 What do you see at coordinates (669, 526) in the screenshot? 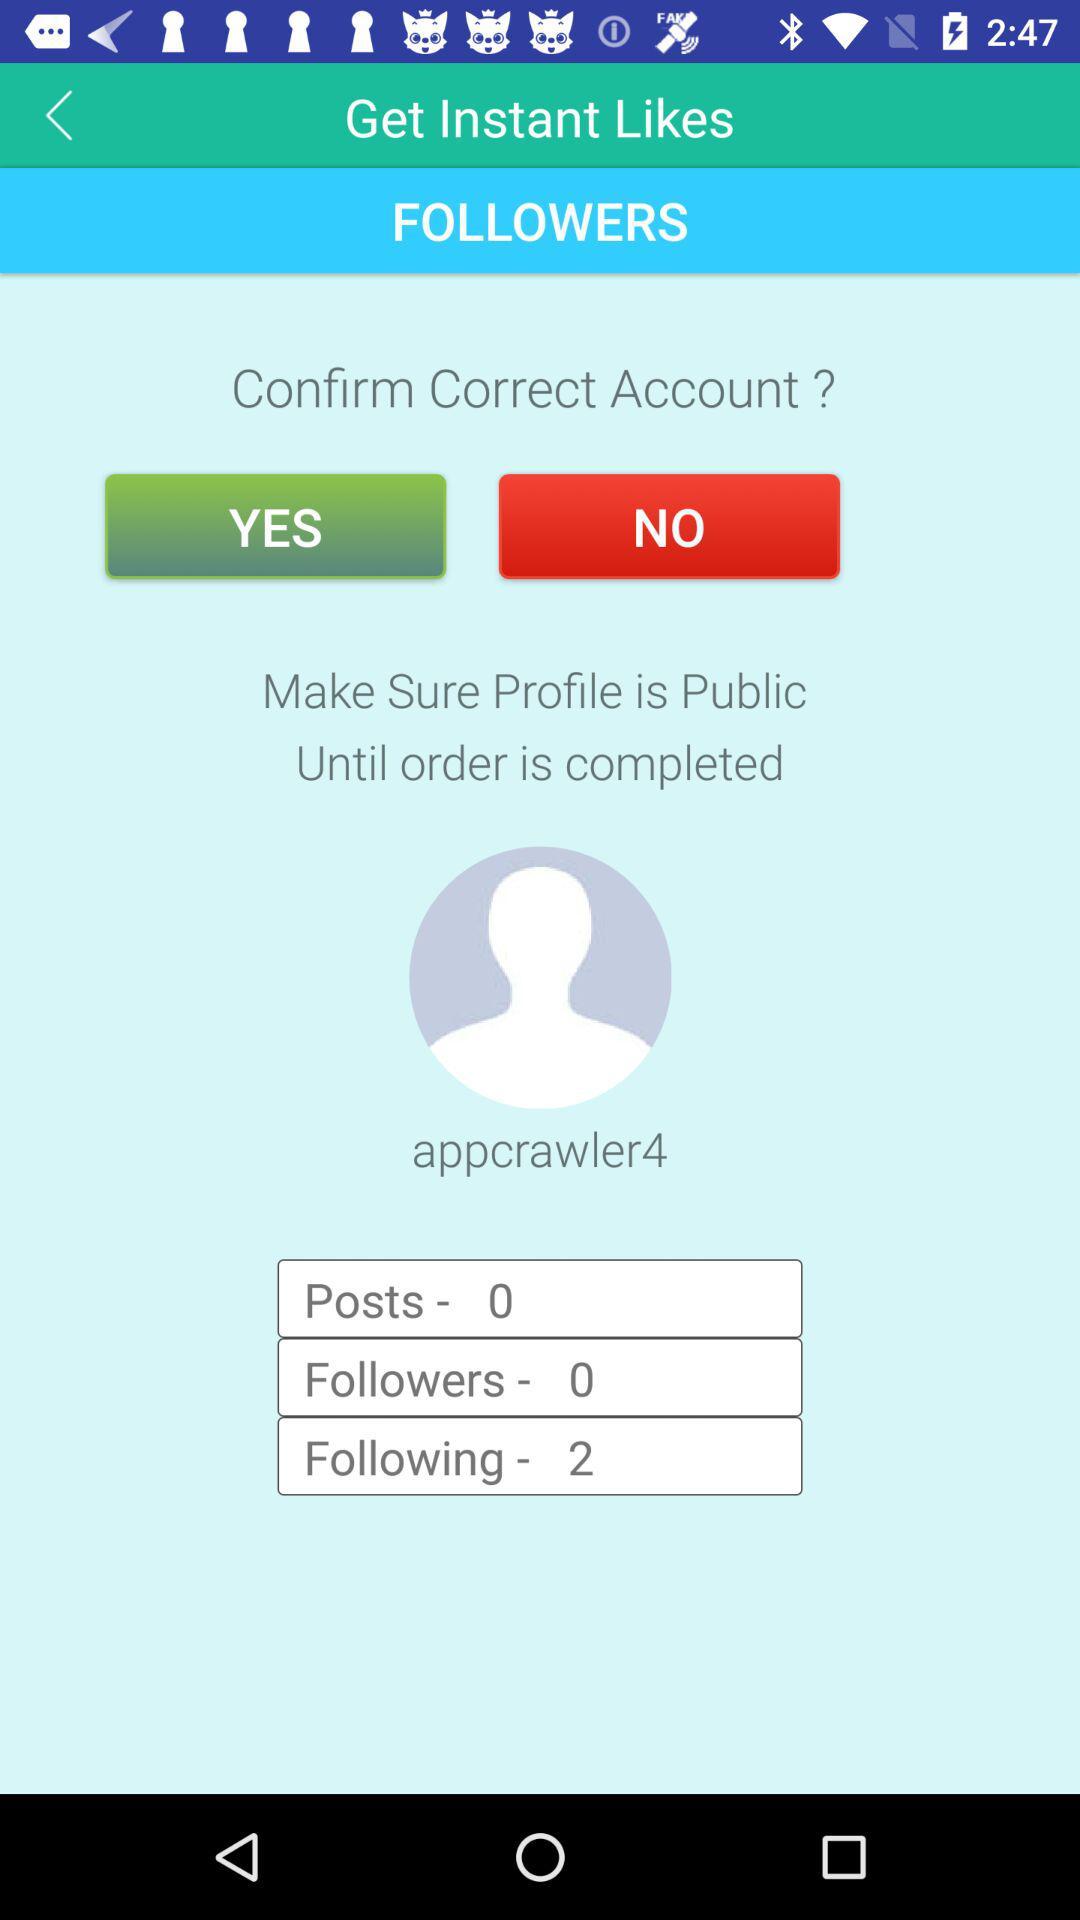
I see `the no` at bounding box center [669, 526].